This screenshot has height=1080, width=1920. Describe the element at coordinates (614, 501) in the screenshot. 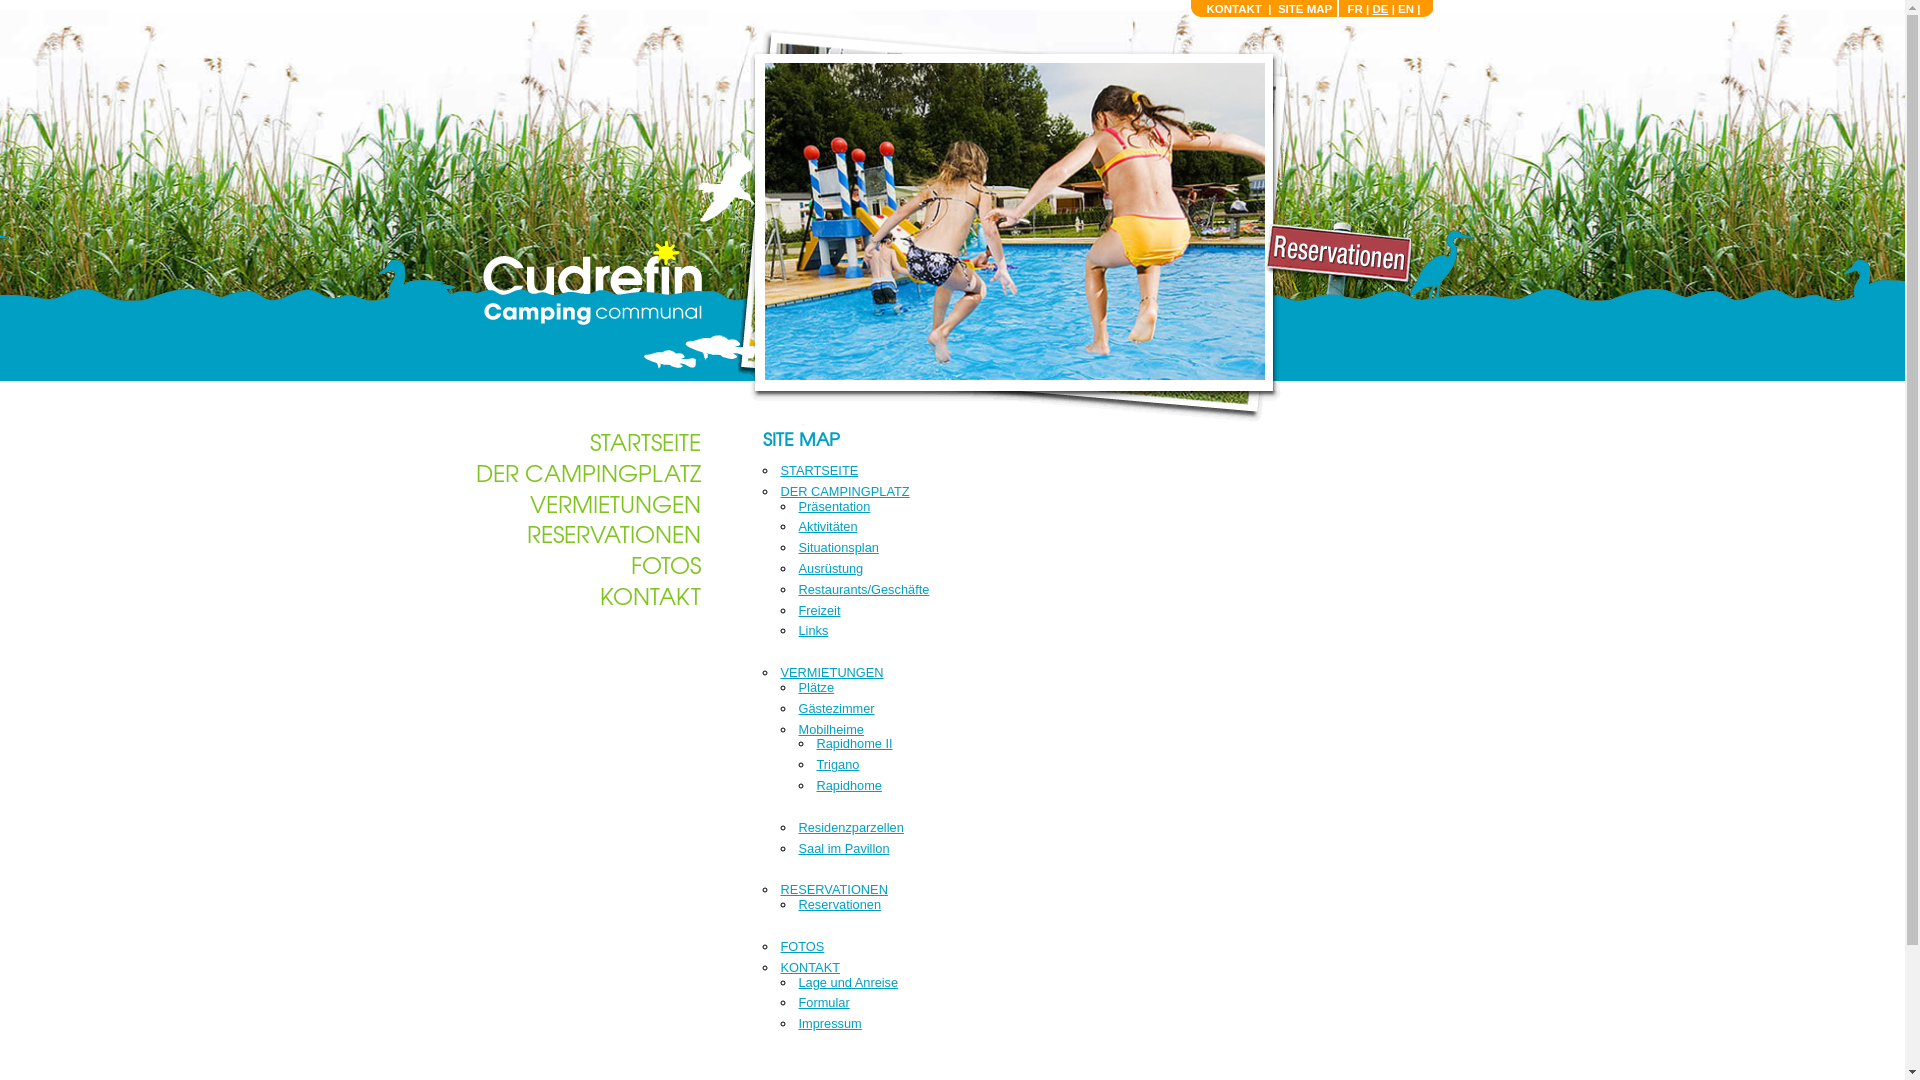

I see `'VERMIETUNGEN'` at that location.